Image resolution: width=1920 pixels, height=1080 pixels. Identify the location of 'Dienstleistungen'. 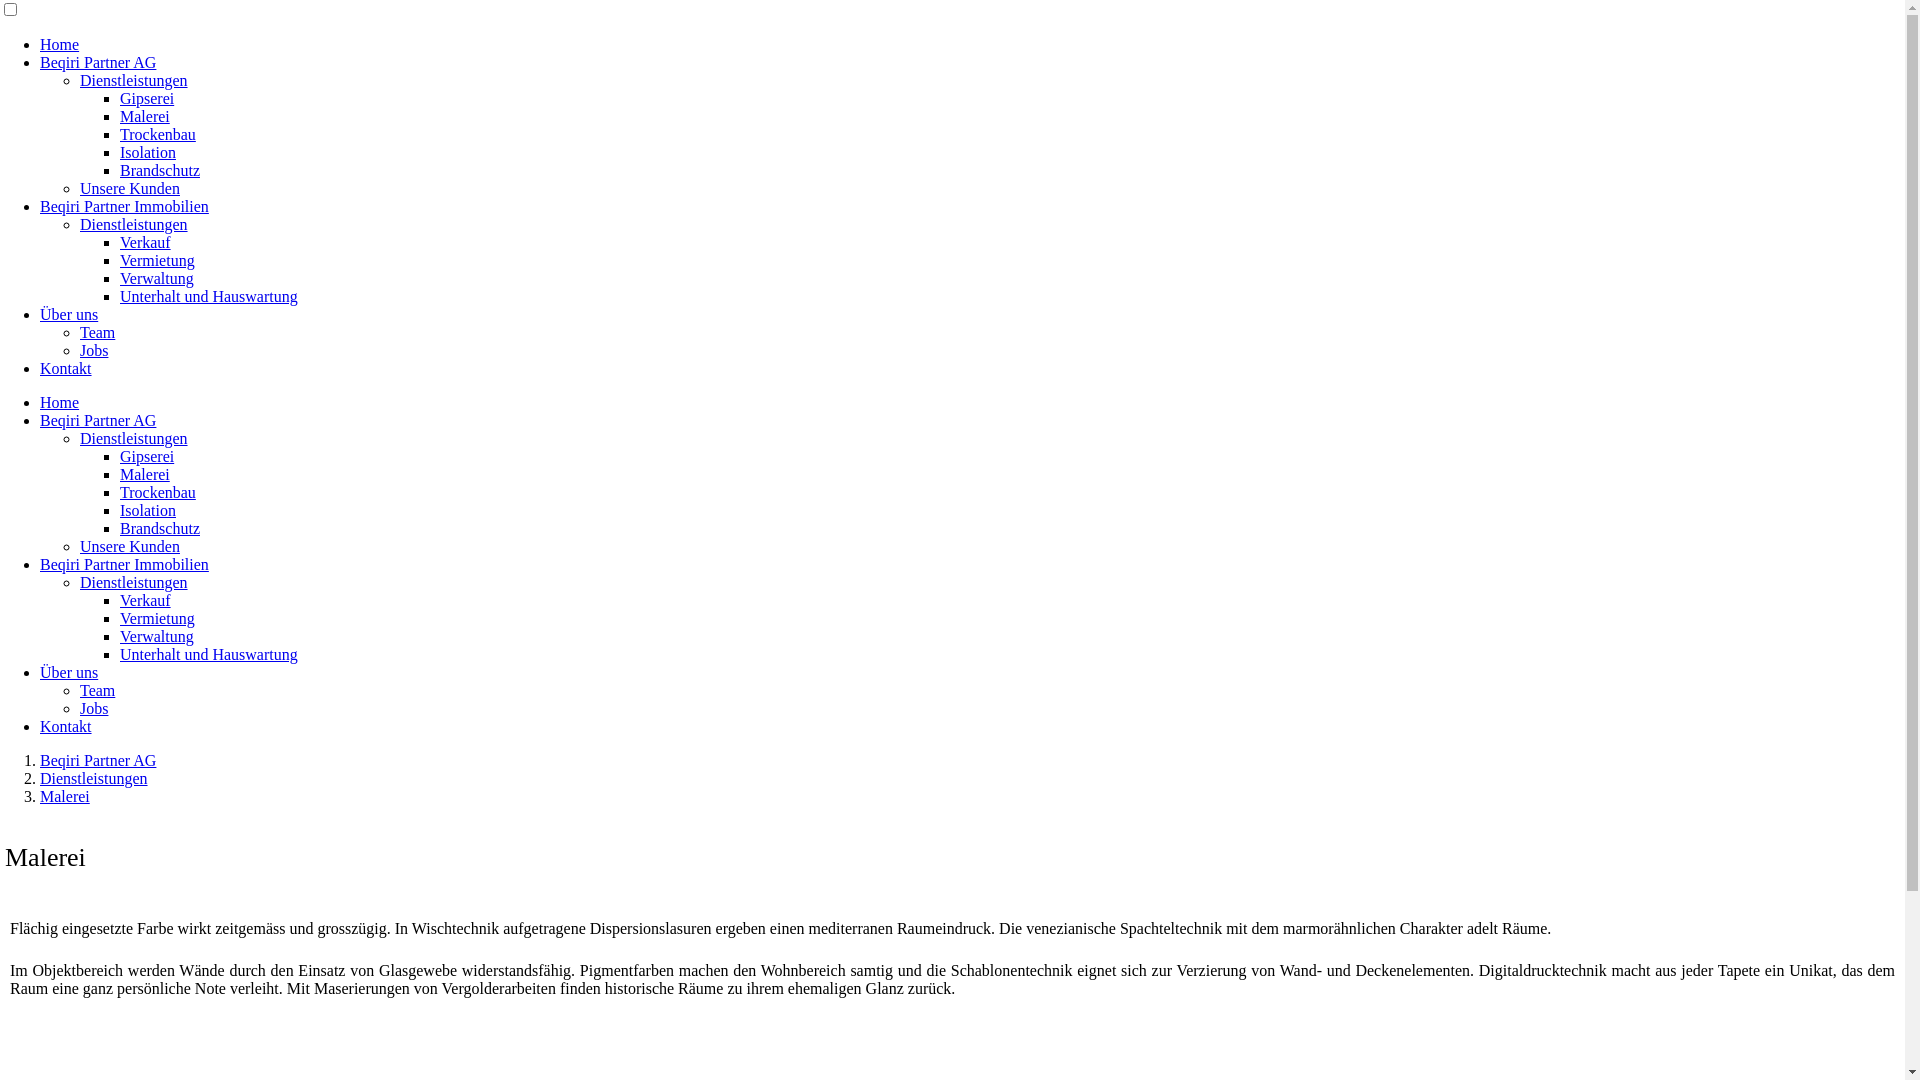
(133, 224).